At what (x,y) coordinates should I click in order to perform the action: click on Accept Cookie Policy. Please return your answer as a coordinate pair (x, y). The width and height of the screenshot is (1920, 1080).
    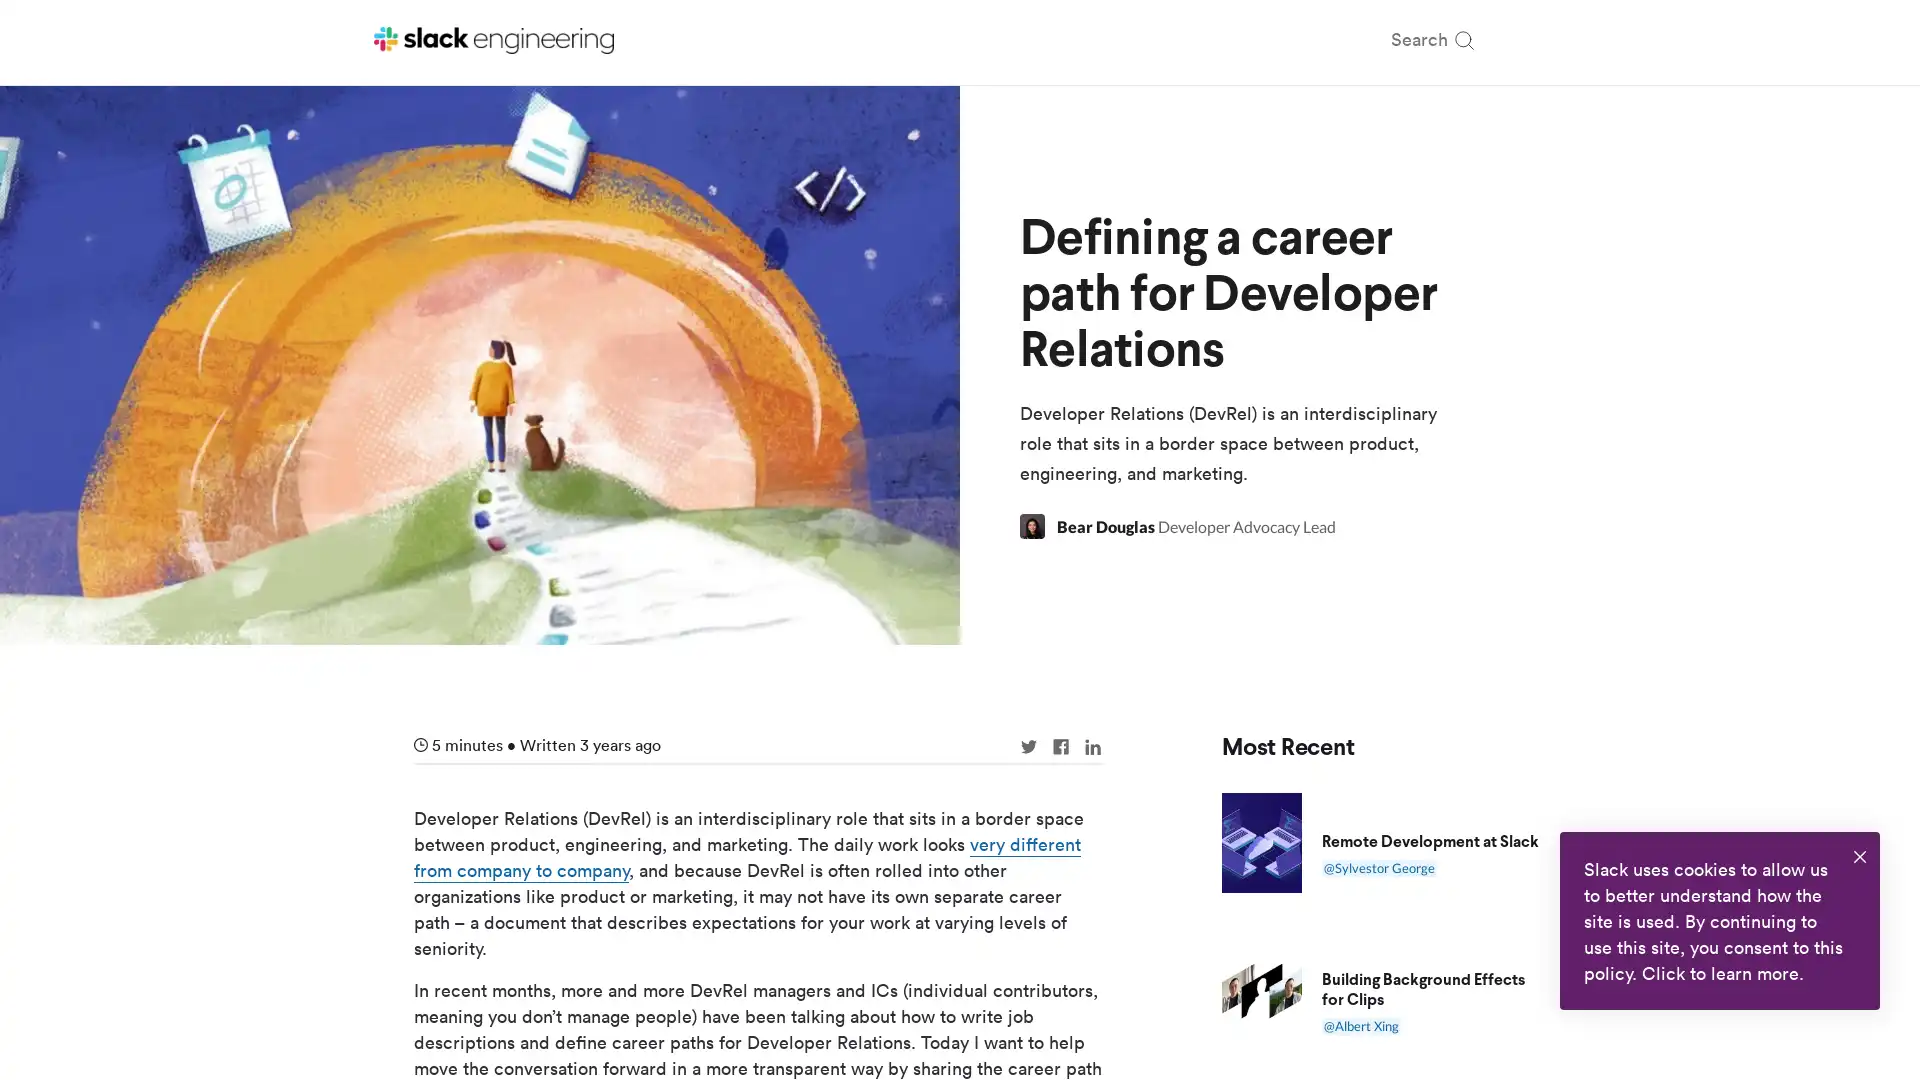
    Looking at the image, I should click on (1859, 856).